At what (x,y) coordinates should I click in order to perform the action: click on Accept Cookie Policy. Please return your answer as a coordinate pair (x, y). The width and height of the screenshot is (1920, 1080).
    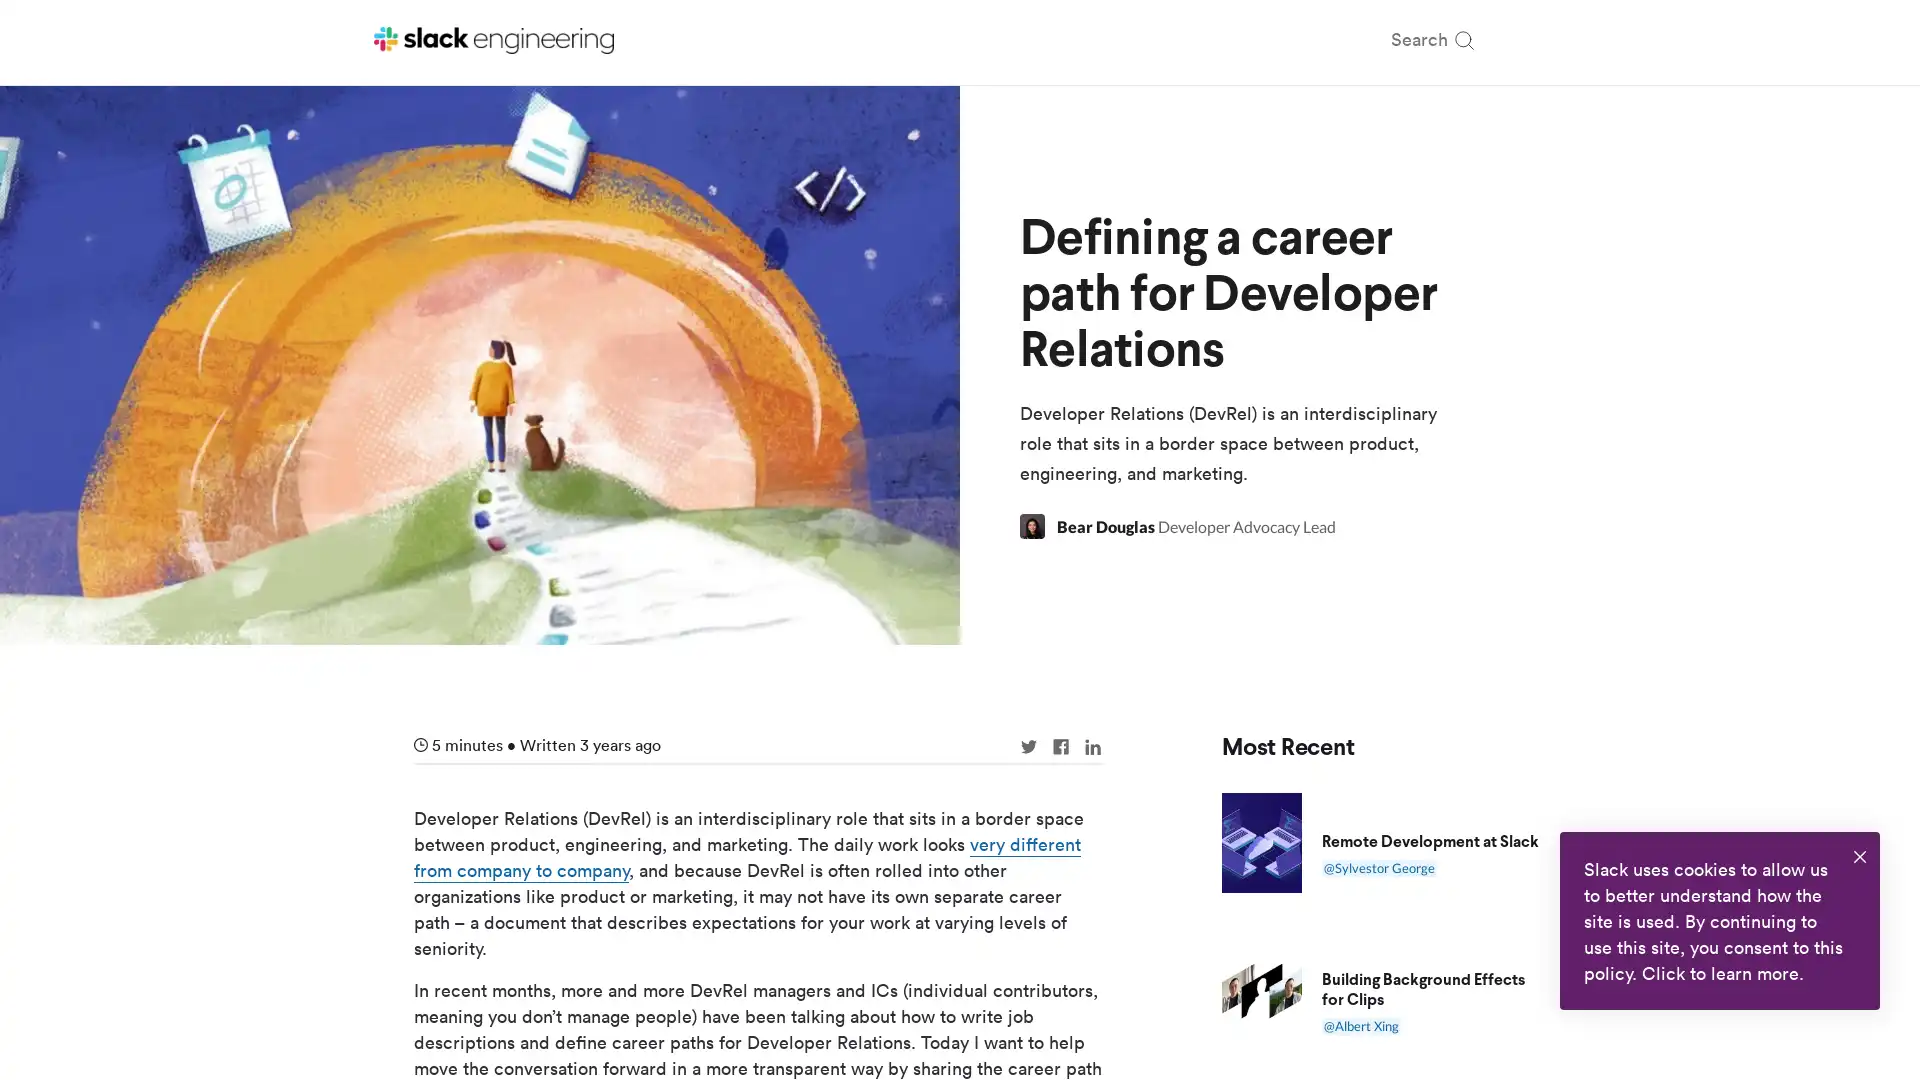
    Looking at the image, I should click on (1859, 856).